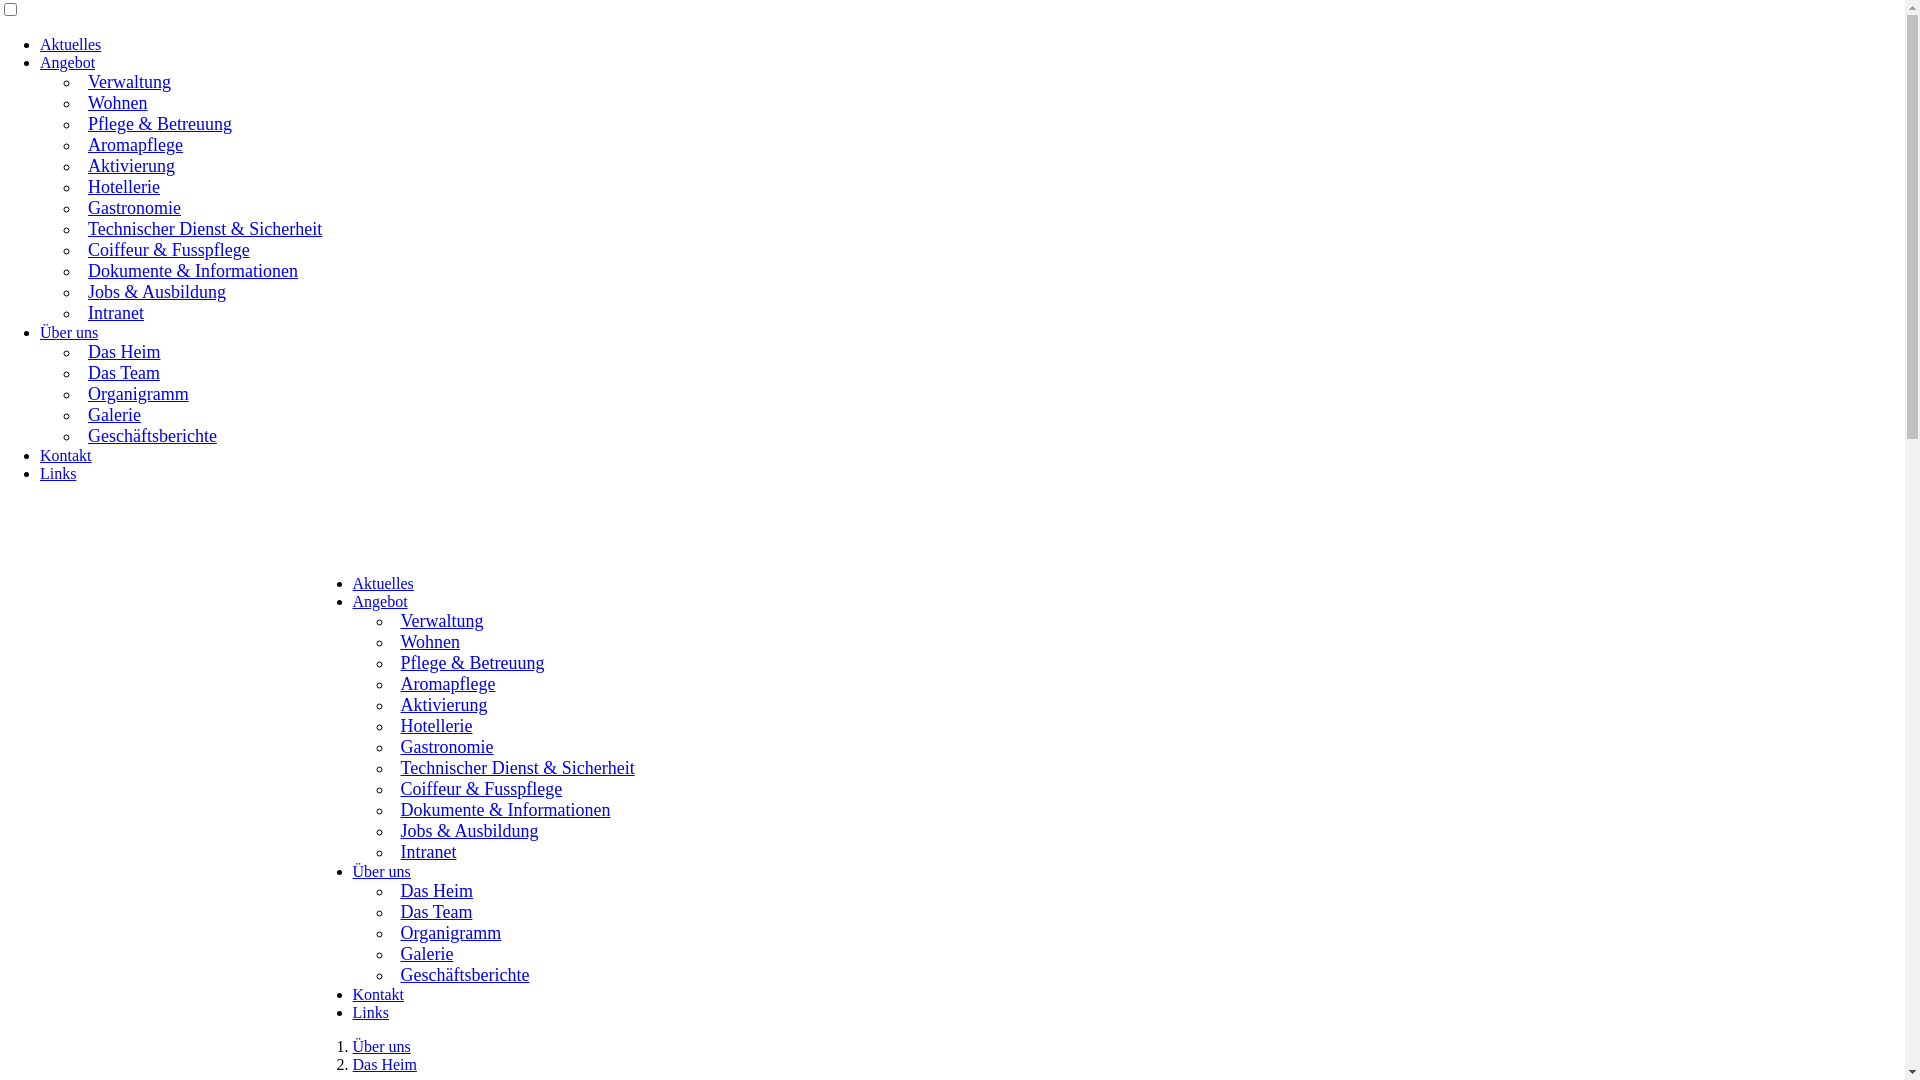 This screenshot has height=1080, width=1920. Describe the element at coordinates (39, 455) in the screenshot. I see `'Kontakt'` at that location.